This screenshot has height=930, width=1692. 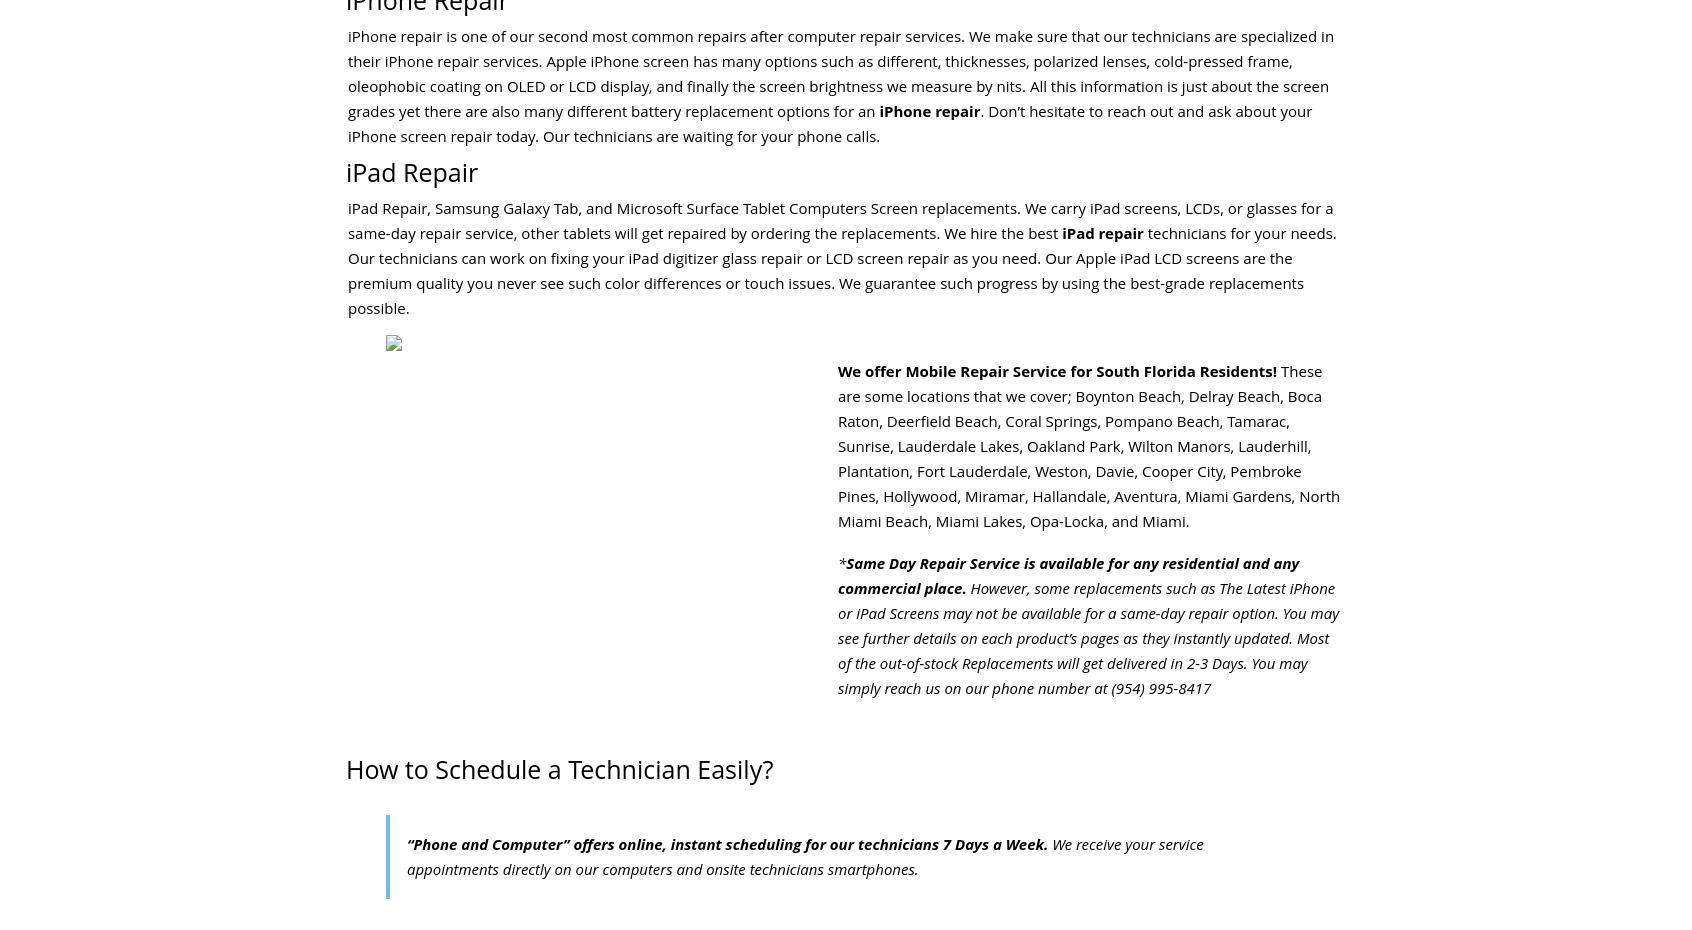 What do you see at coordinates (840, 71) in the screenshot?
I see `'iPhone repair is one of our second most common repairs after computer repair services. We make sure that our technicians are specialized in their iPhone repair services. Apple iPhone screen has many options such as different, thicknesses, polarized lenses, cold-pressed frame, oleophobic coating on OLED or LCD display, and finally the screen brightness we measure by nits. All this information is just about the screen grades yet there are also many different battery replacement options for an'` at bounding box center [840, 71].